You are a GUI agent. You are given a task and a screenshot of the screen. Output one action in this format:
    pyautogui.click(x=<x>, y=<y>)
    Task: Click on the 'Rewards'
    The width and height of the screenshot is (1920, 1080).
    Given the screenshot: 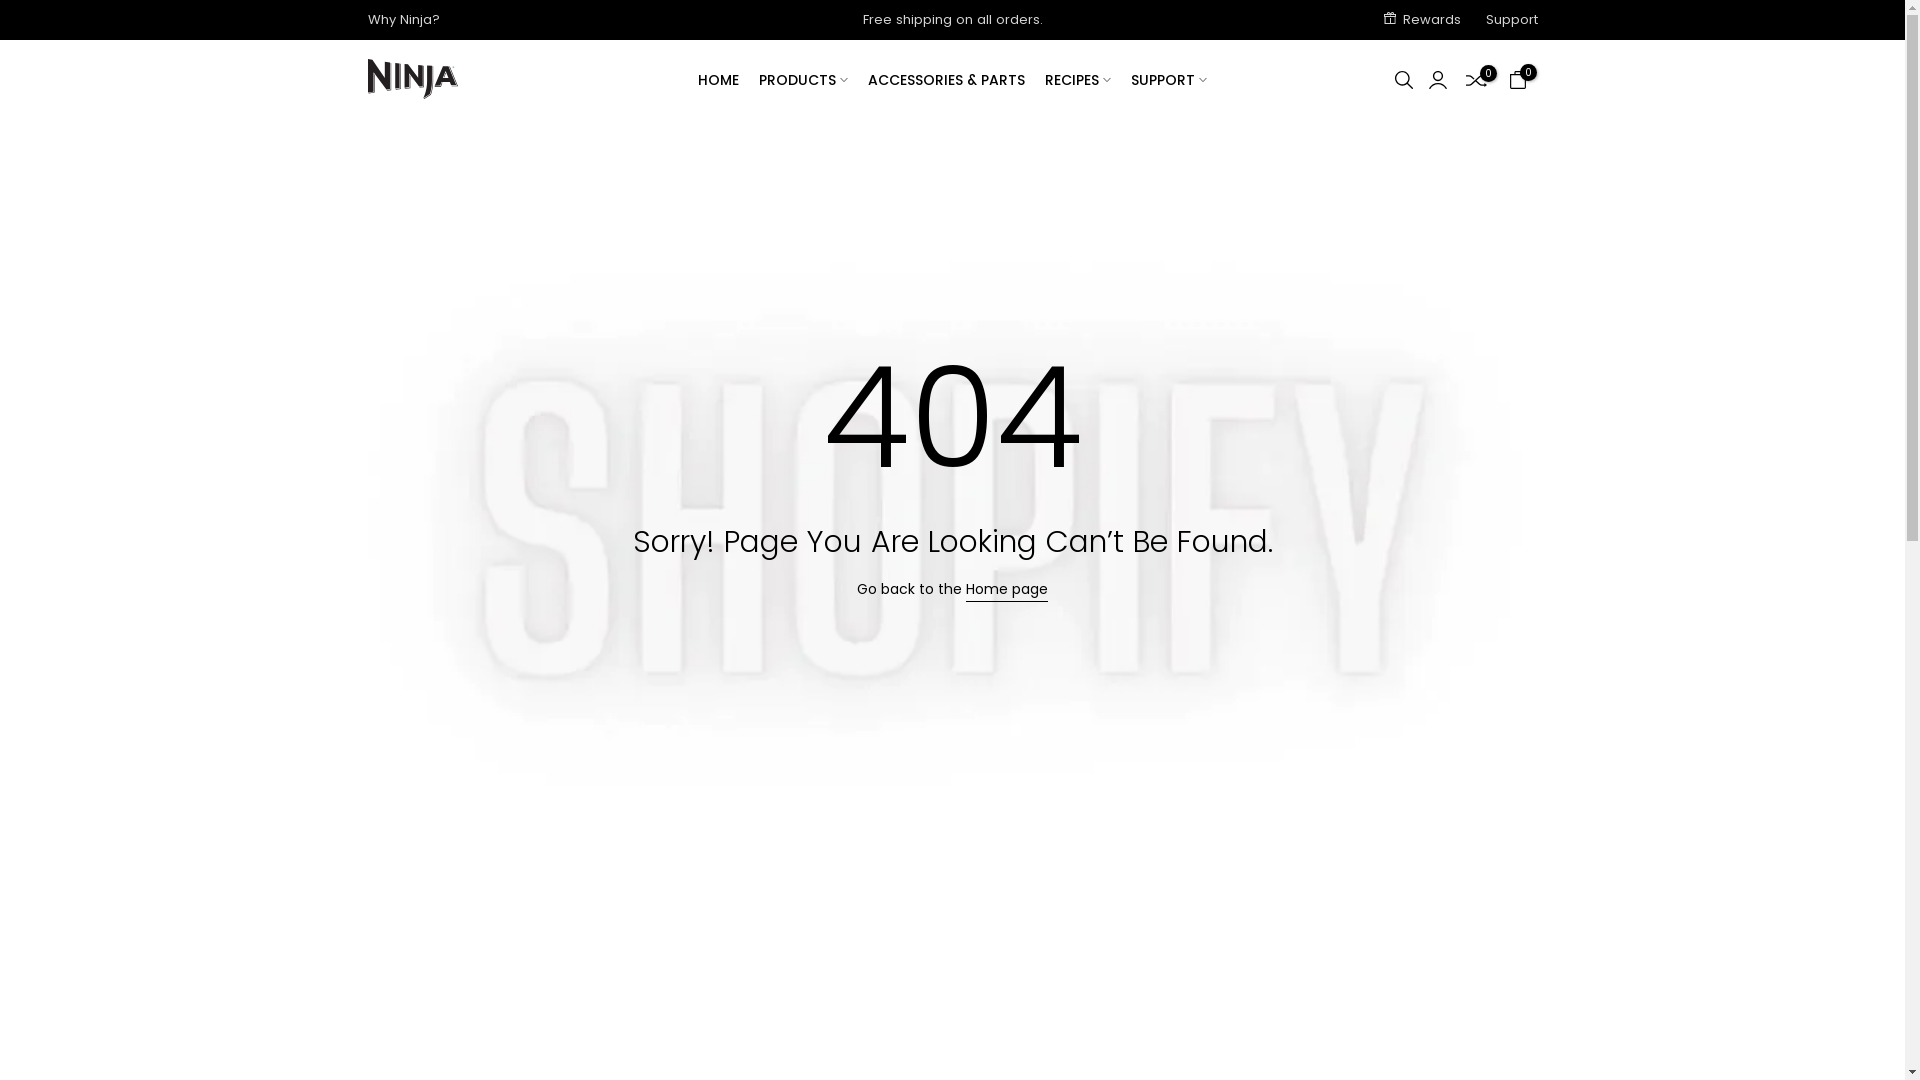 What is the action you would take?
    pyautogui.click(x=1420, y=19)
    